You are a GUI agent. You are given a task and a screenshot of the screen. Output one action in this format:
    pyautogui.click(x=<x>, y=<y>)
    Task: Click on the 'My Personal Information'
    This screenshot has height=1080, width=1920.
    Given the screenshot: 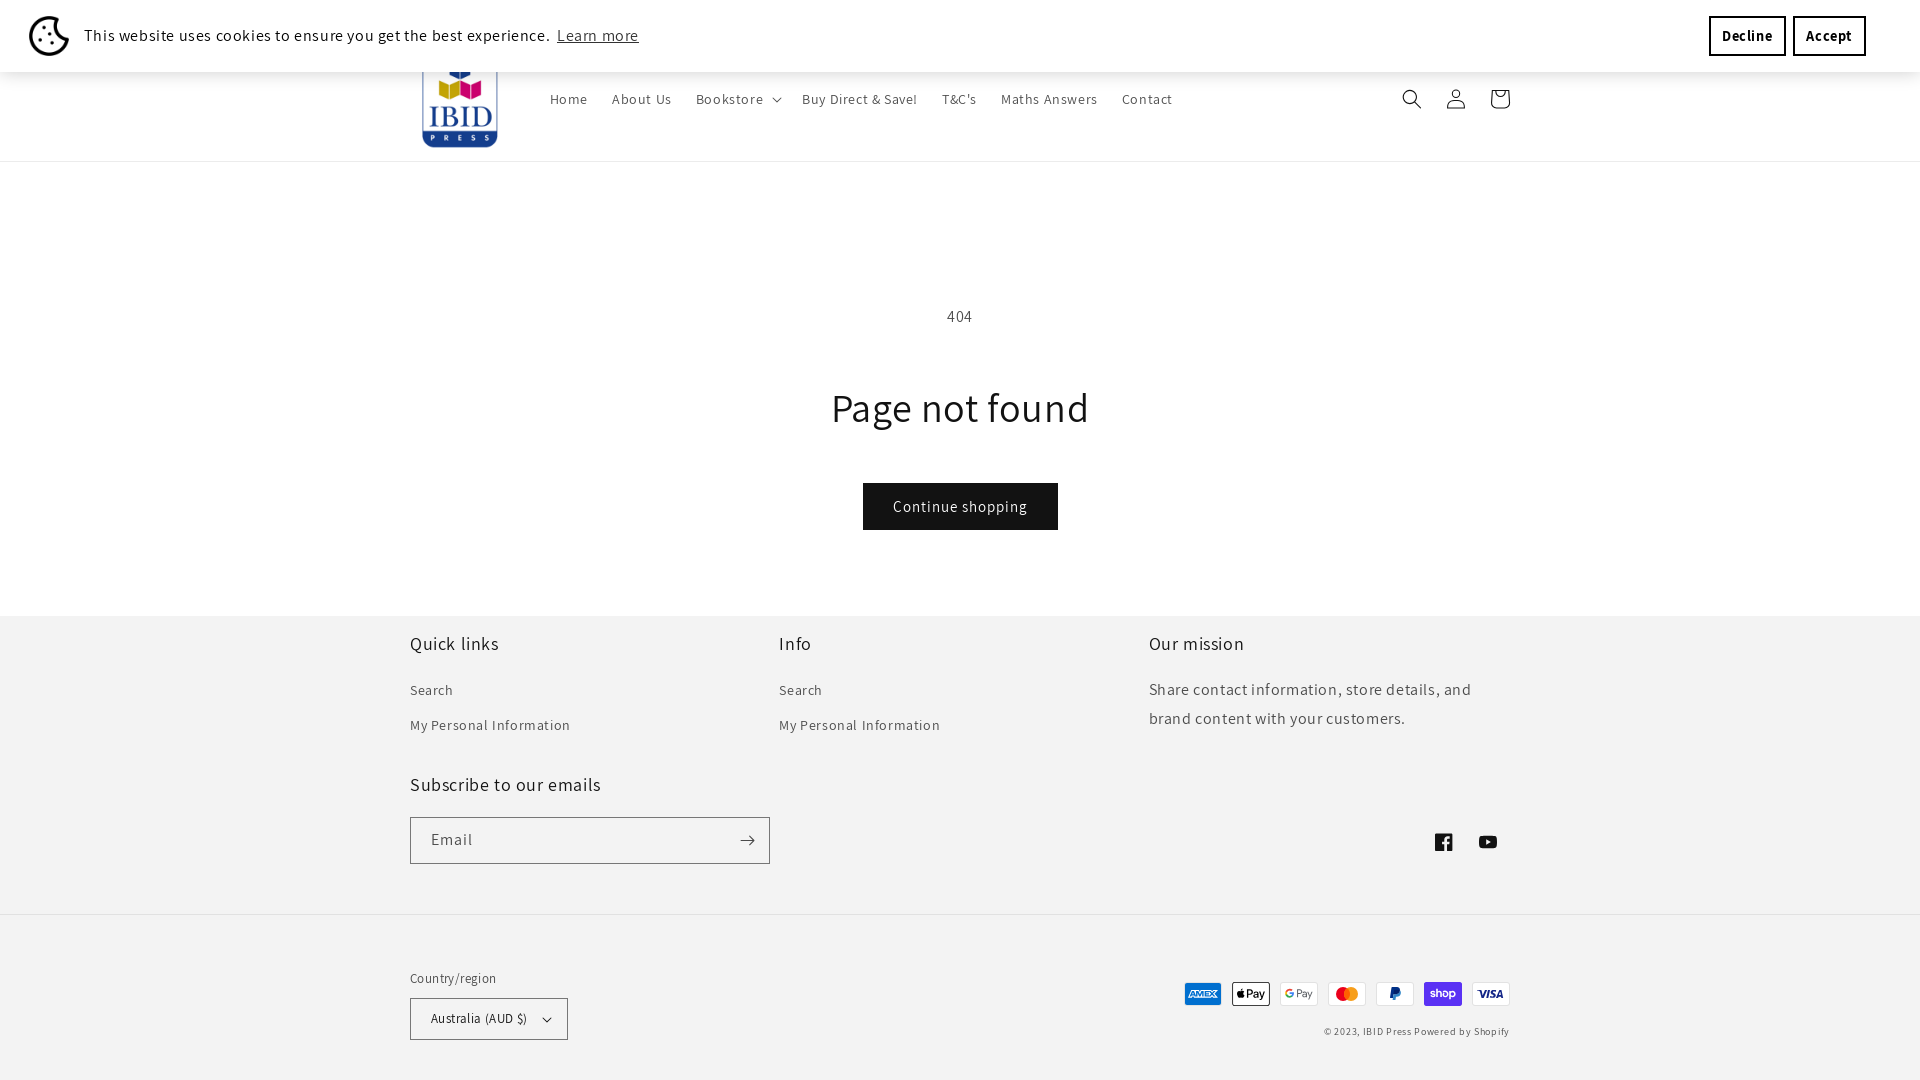 What is the action you would take?
    pyautogui.click(x=859, y=725)
    